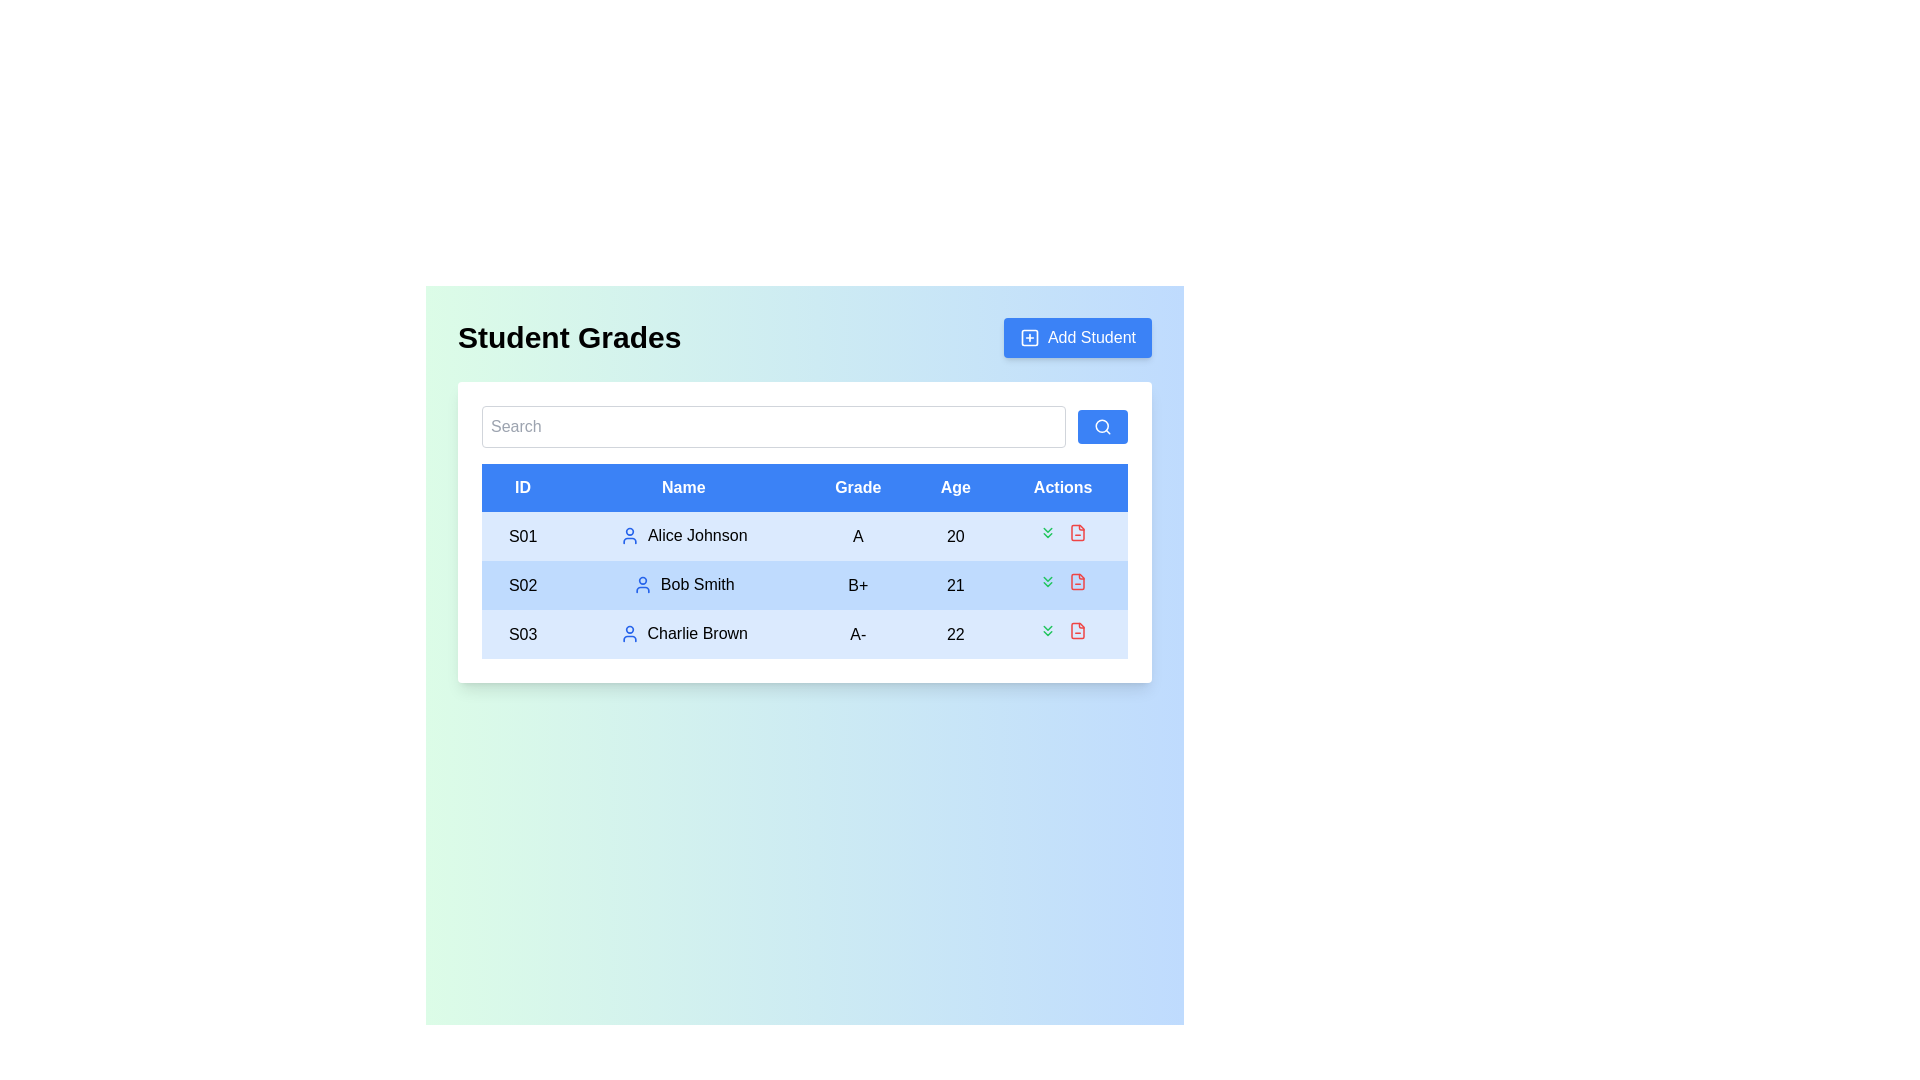 The width and height of the screenshot is (1920, 1080). Describe the element at coordinates (858, 488) in the screenshot. I see `the blue label with the word 'Grade' centered in white, which is the third column header in the table, located between 'Name' and 'Age'` at that location.